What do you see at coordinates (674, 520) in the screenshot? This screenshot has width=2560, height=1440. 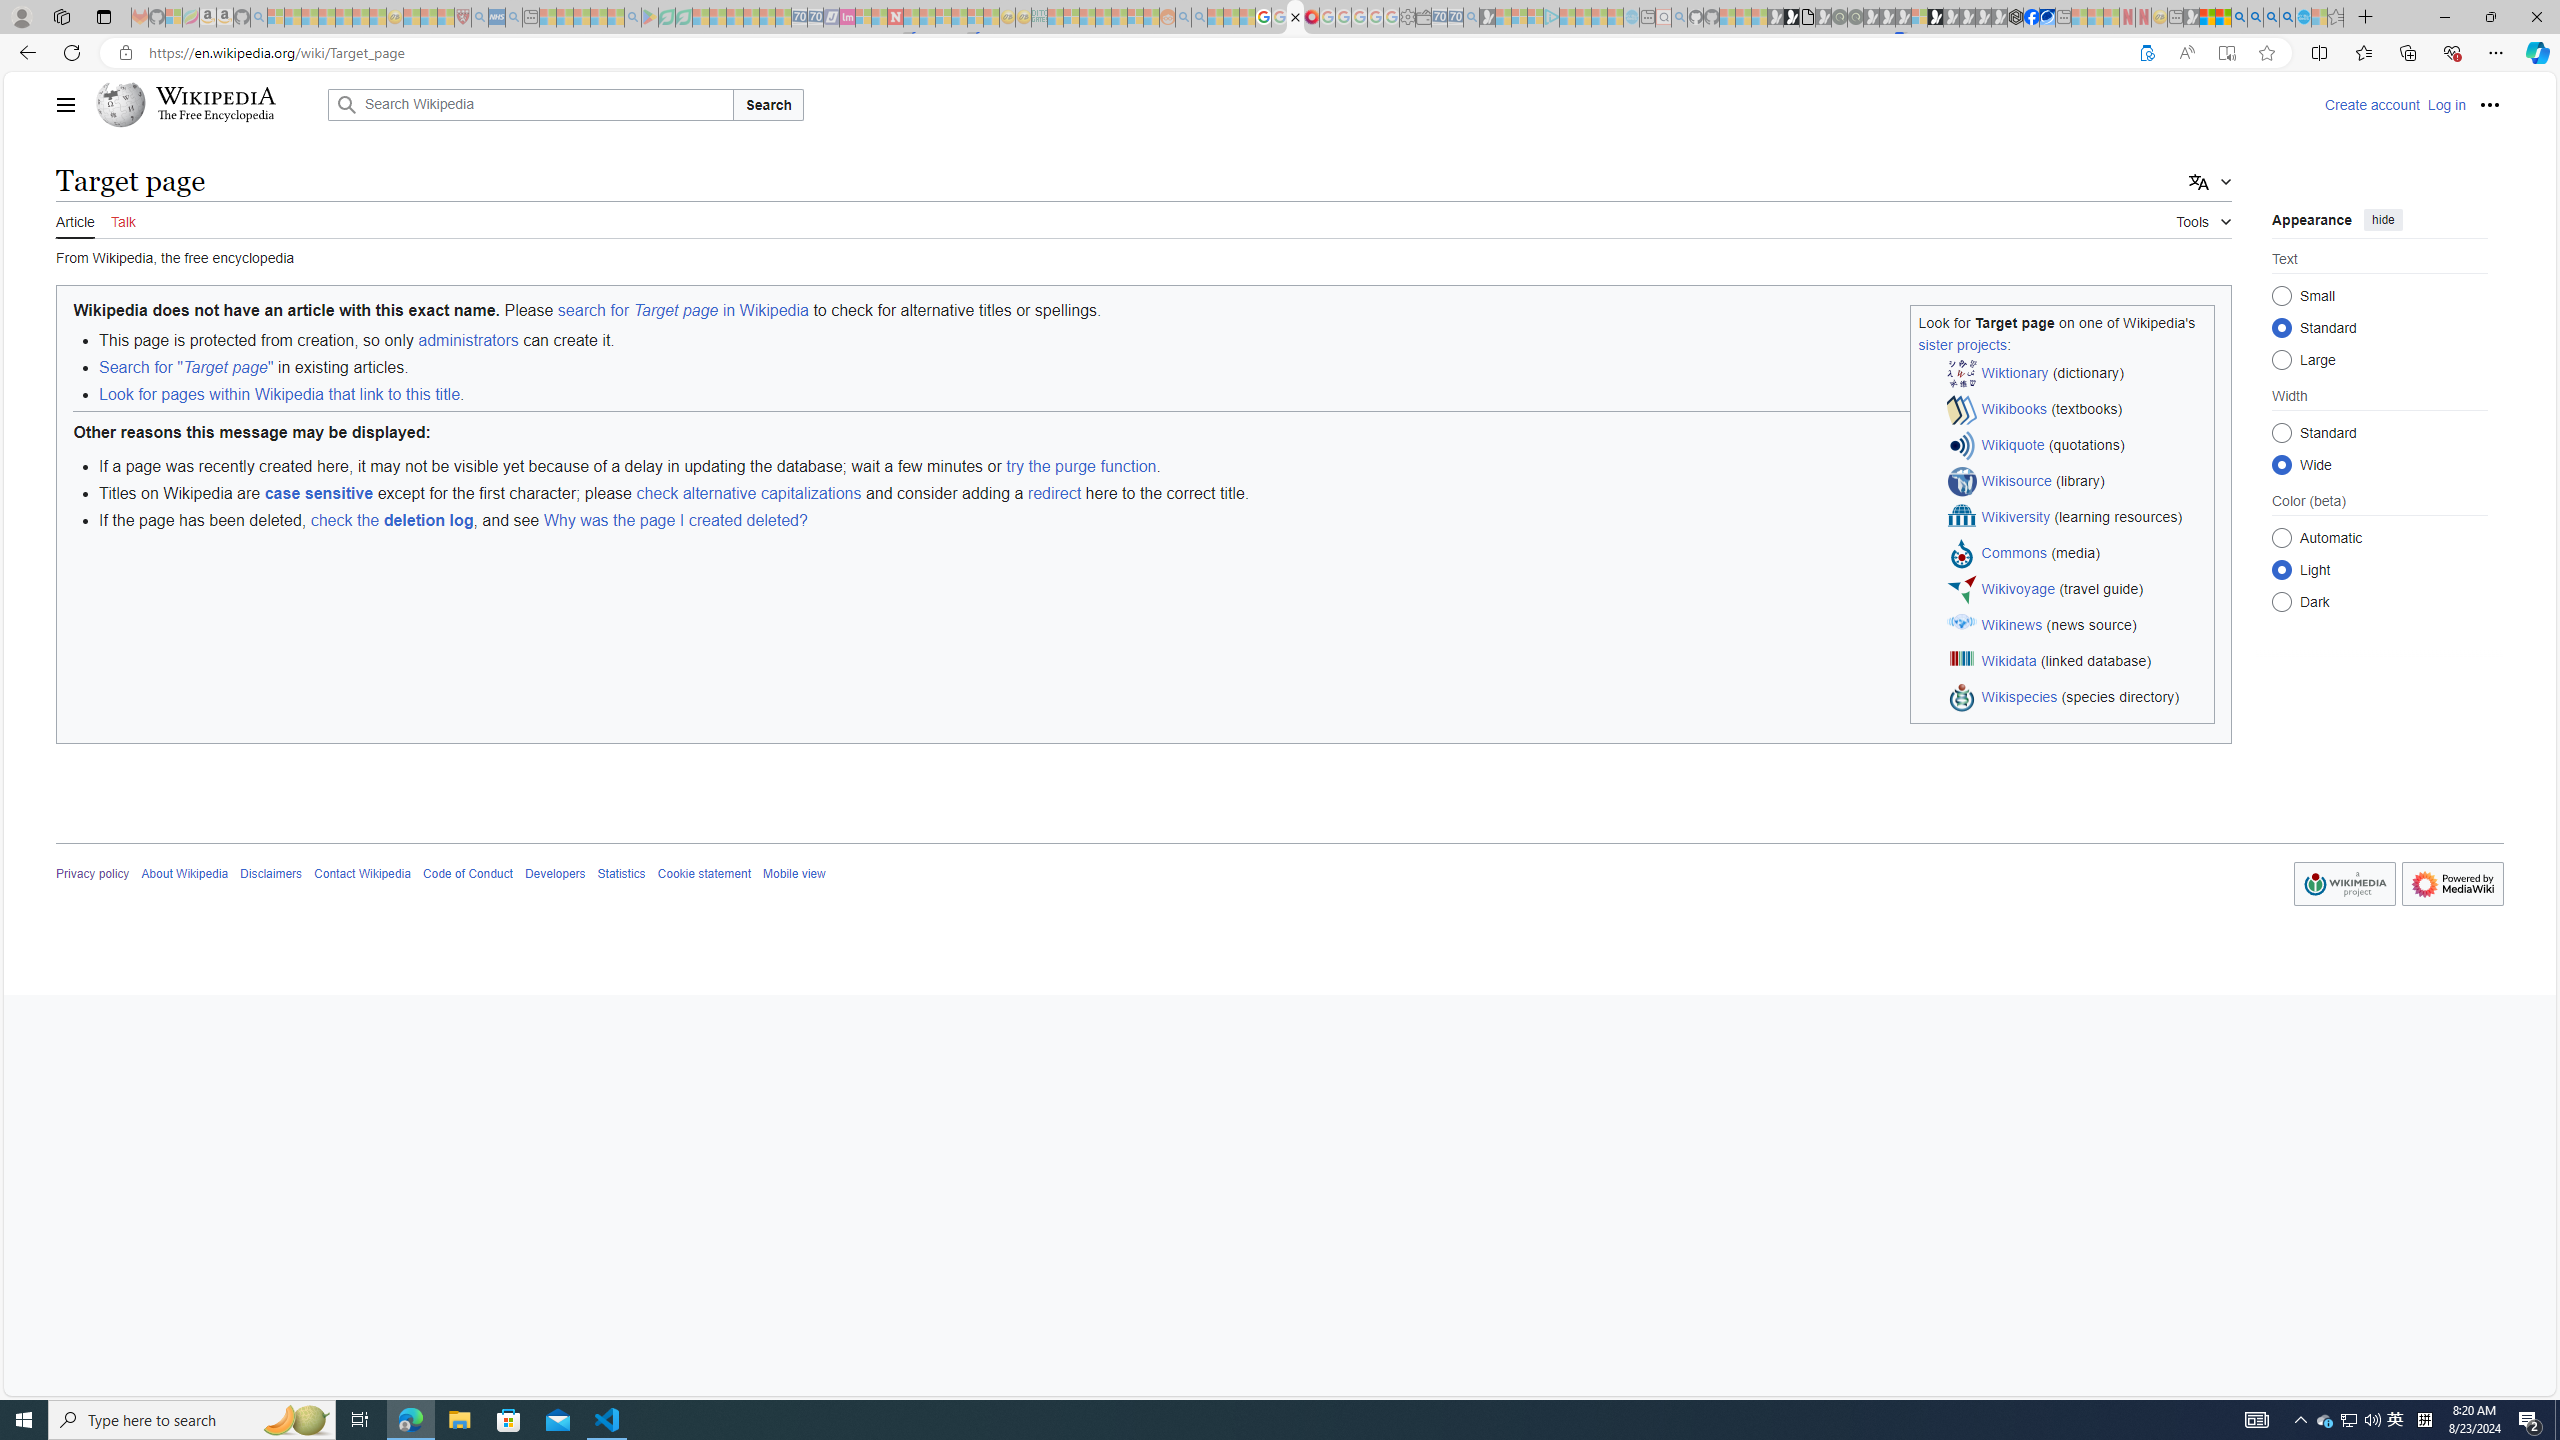 I see `'Why was the page I created deleted?'` at bounding box center [674, 520].